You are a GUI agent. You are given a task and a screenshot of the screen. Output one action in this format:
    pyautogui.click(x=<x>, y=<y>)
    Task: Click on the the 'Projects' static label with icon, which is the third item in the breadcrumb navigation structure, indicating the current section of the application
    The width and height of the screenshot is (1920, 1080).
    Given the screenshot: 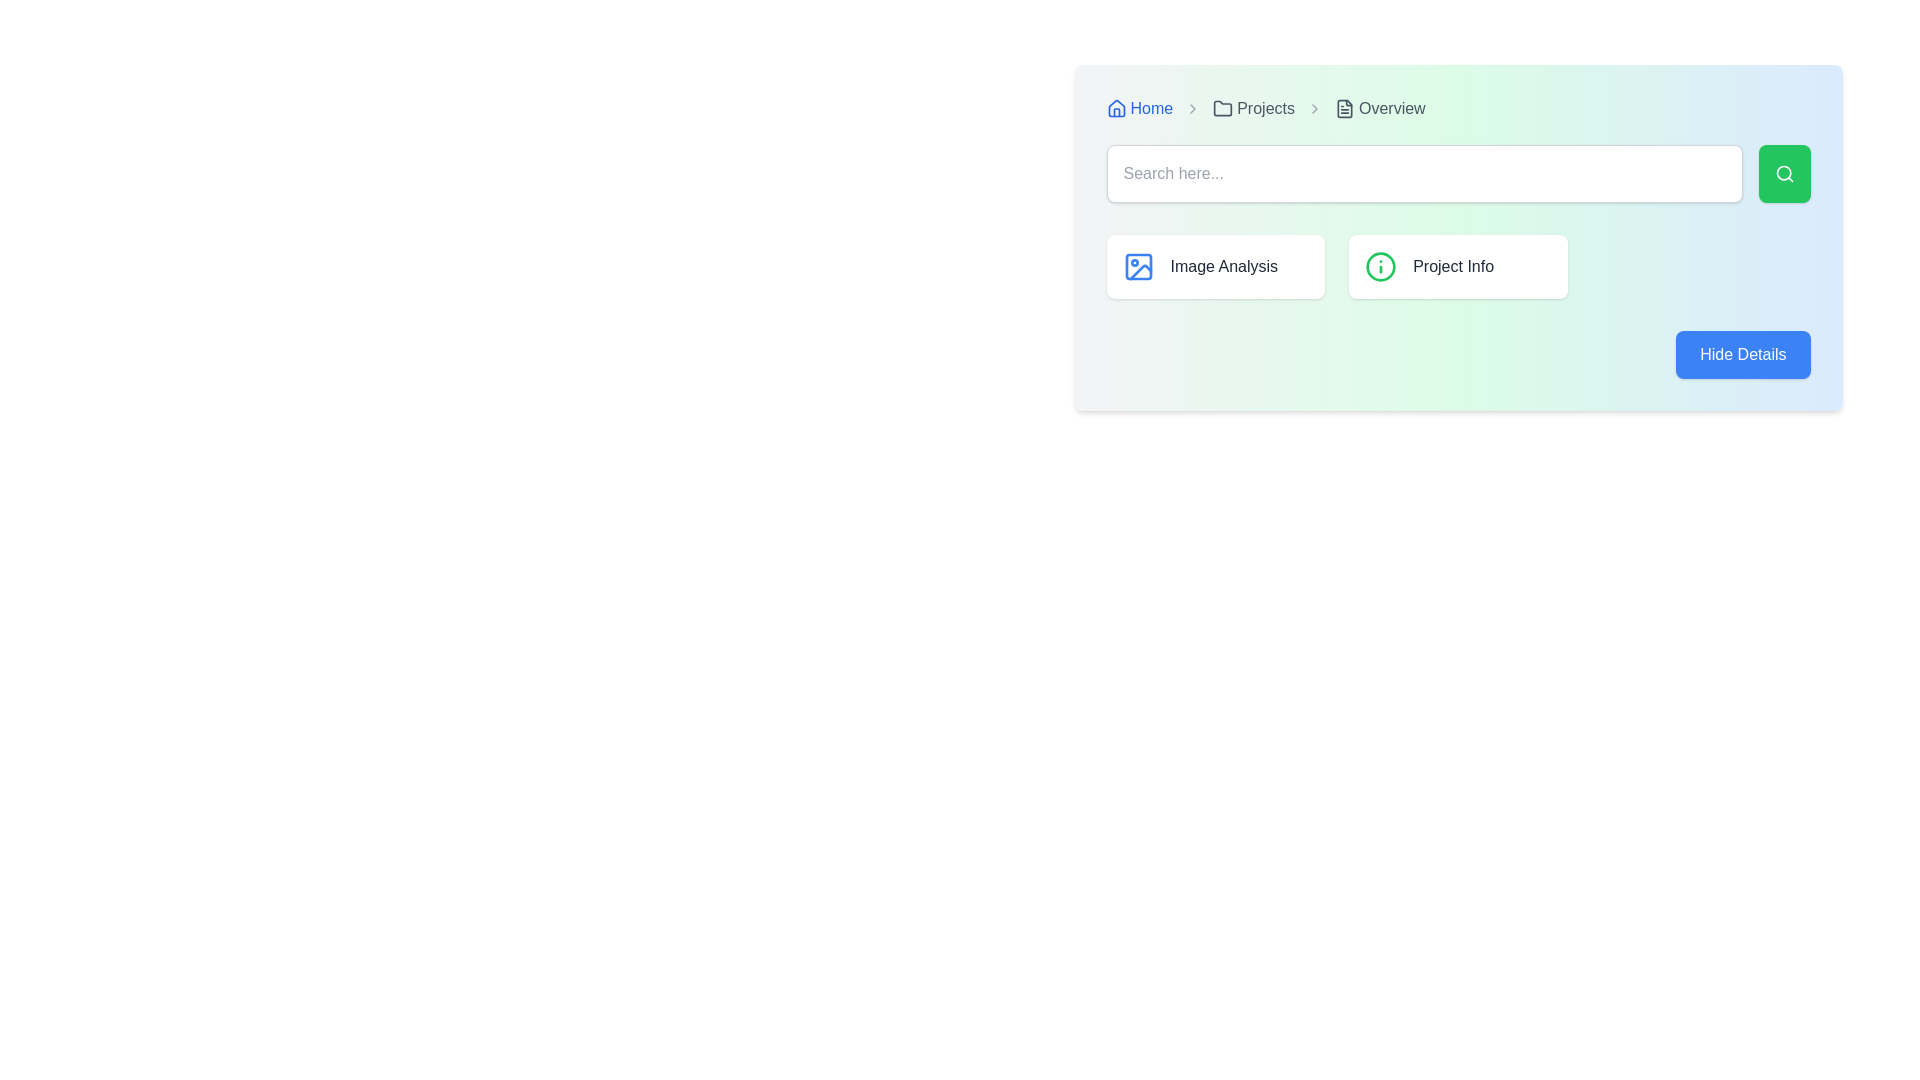 What is the action you would take?
    pyautogui.click(x=1253, y=108)
    